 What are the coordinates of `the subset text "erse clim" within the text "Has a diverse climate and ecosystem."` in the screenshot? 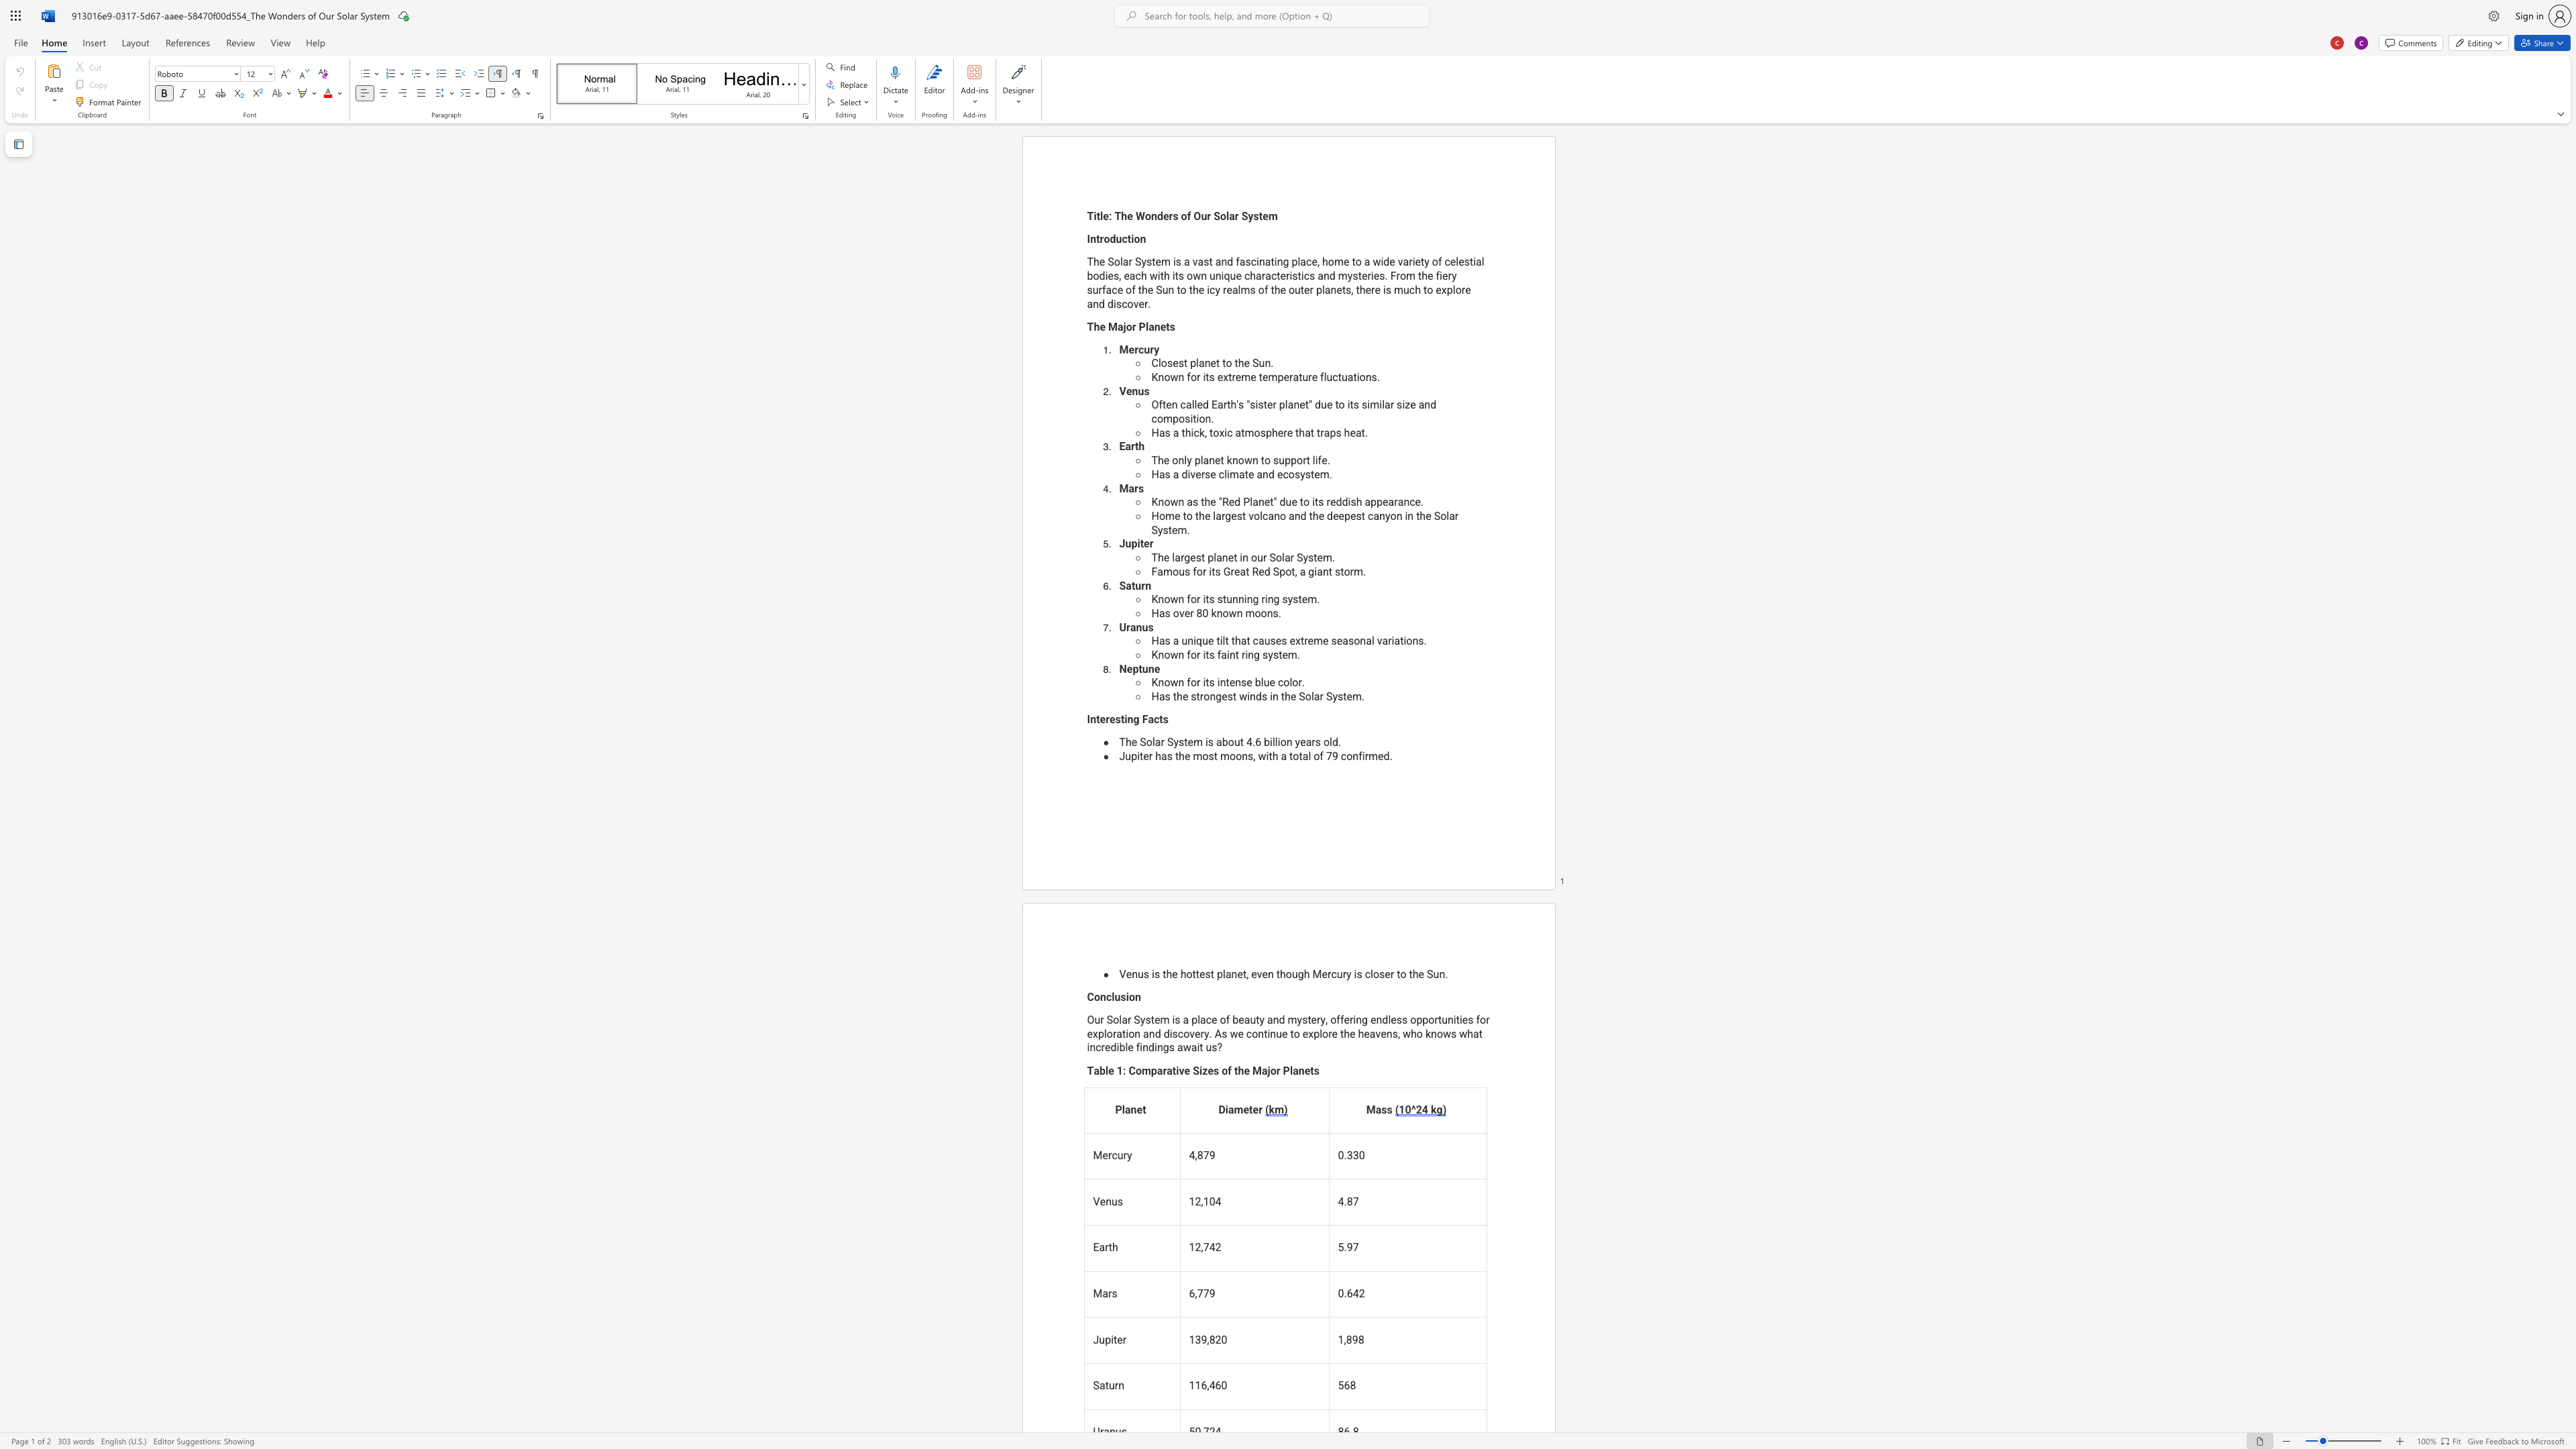 It's located at (1195, 474).